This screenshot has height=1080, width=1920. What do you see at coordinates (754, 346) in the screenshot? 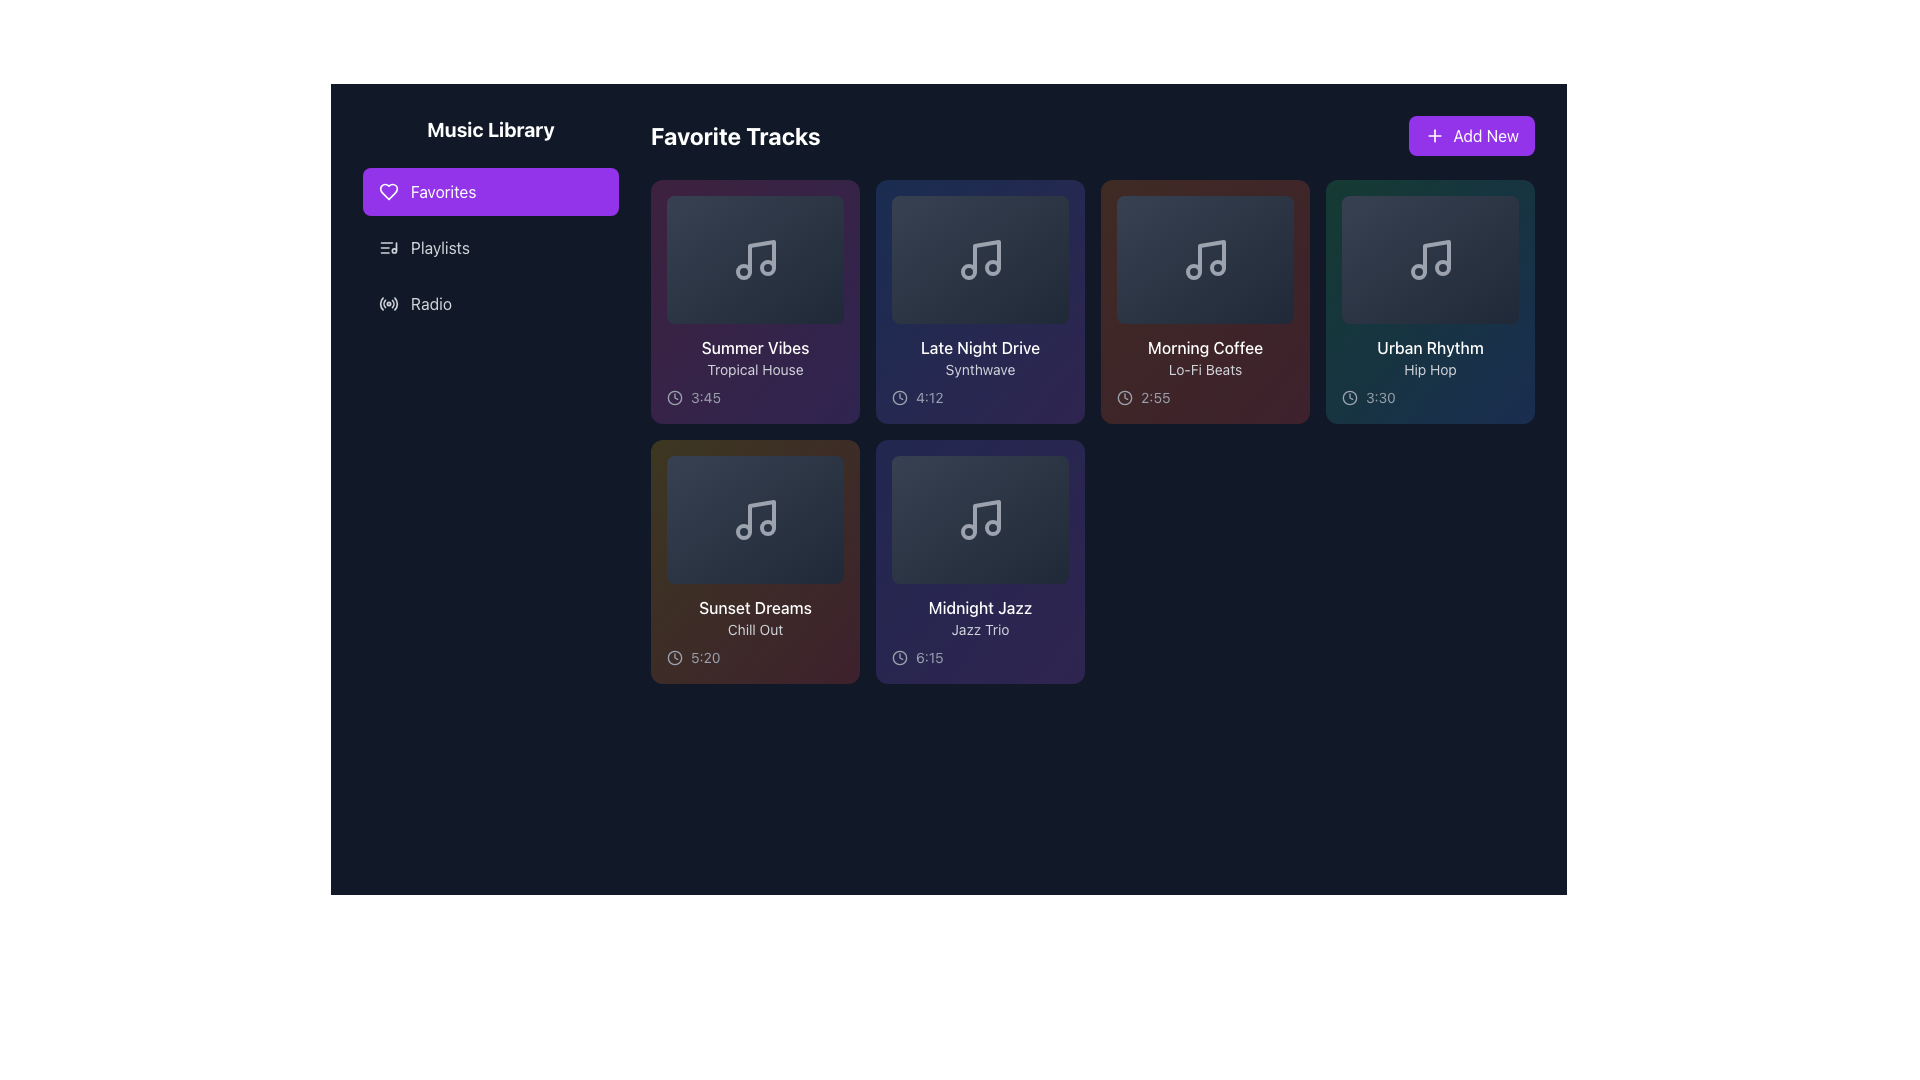
I see `text displayed as the primary title or label for the music track or playlist, located in the top-left section of the 'Favorite Tracks' view, just above the subtitle 'Tropical House'` at bounding box center [754, 346].